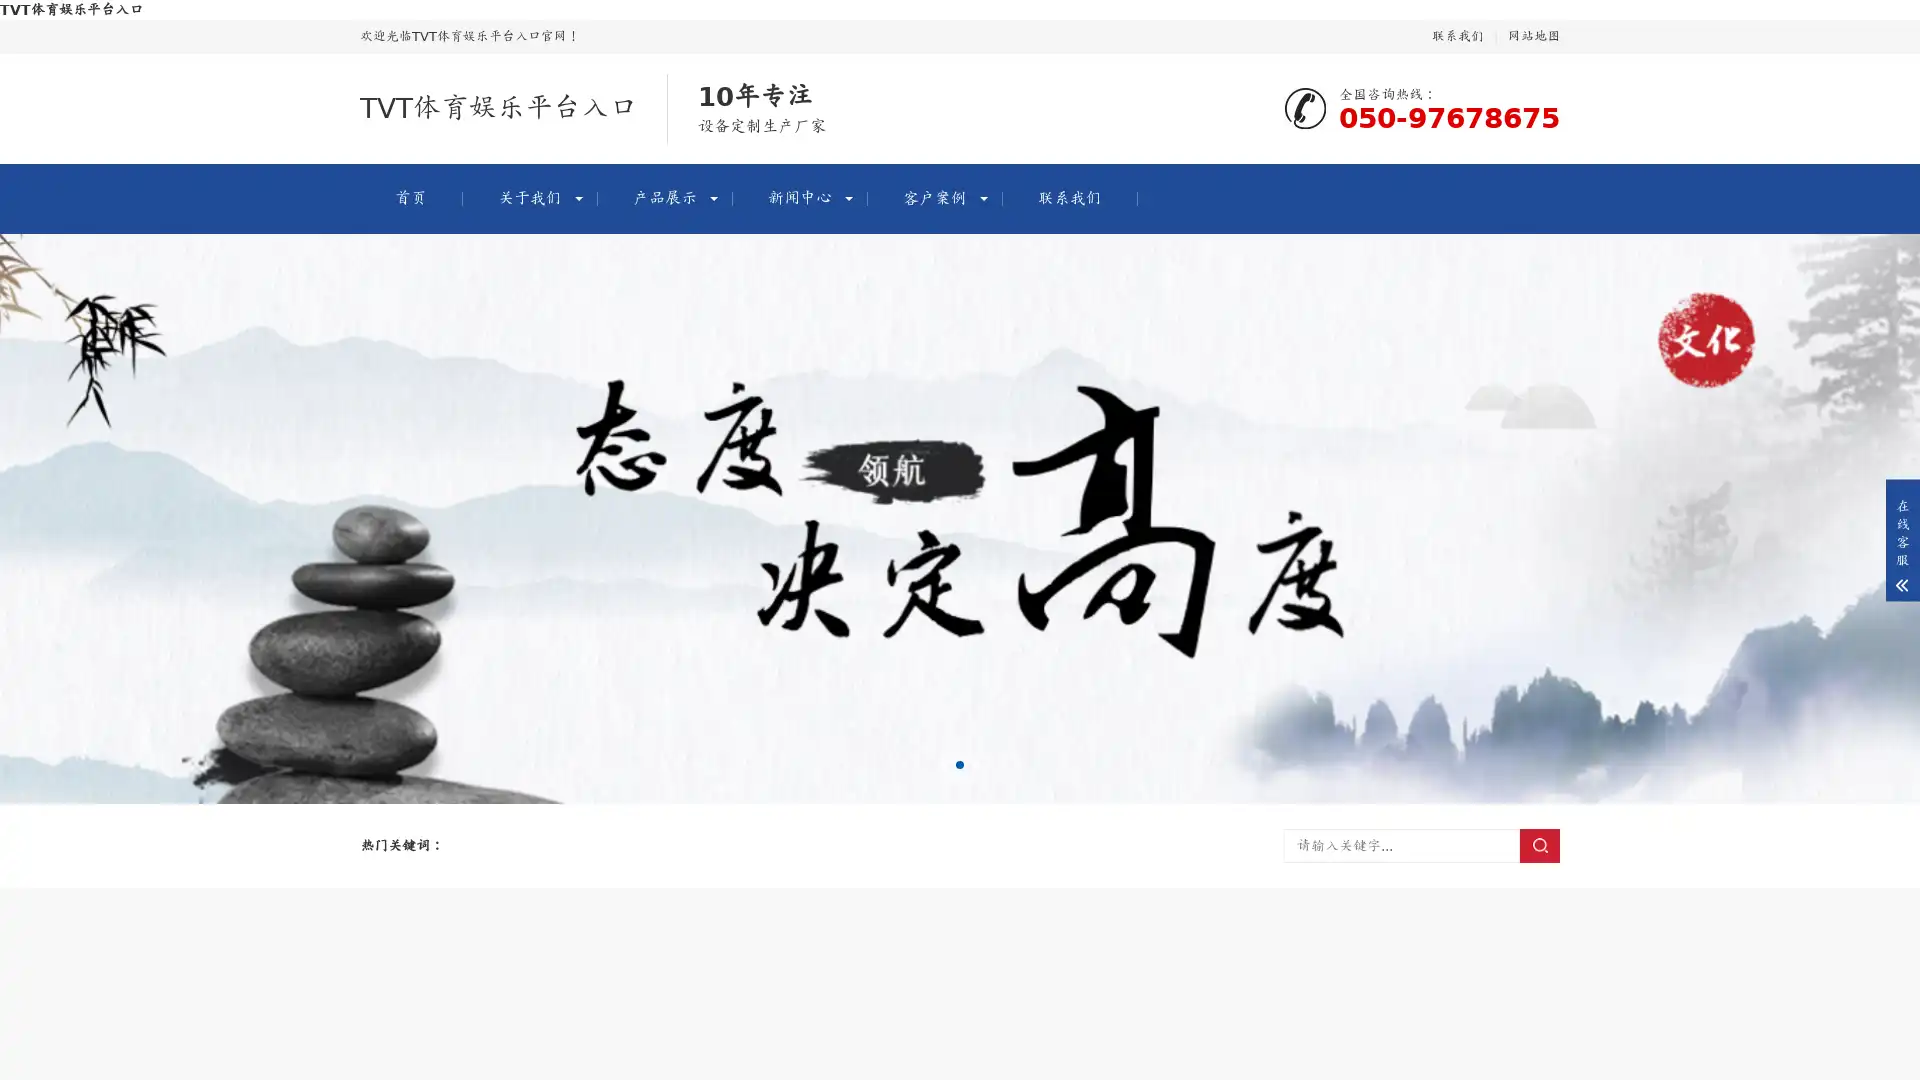 The height and width of the screenshot is (1080, 1920). I want to click on Go to slide 3, so click(975, 764).